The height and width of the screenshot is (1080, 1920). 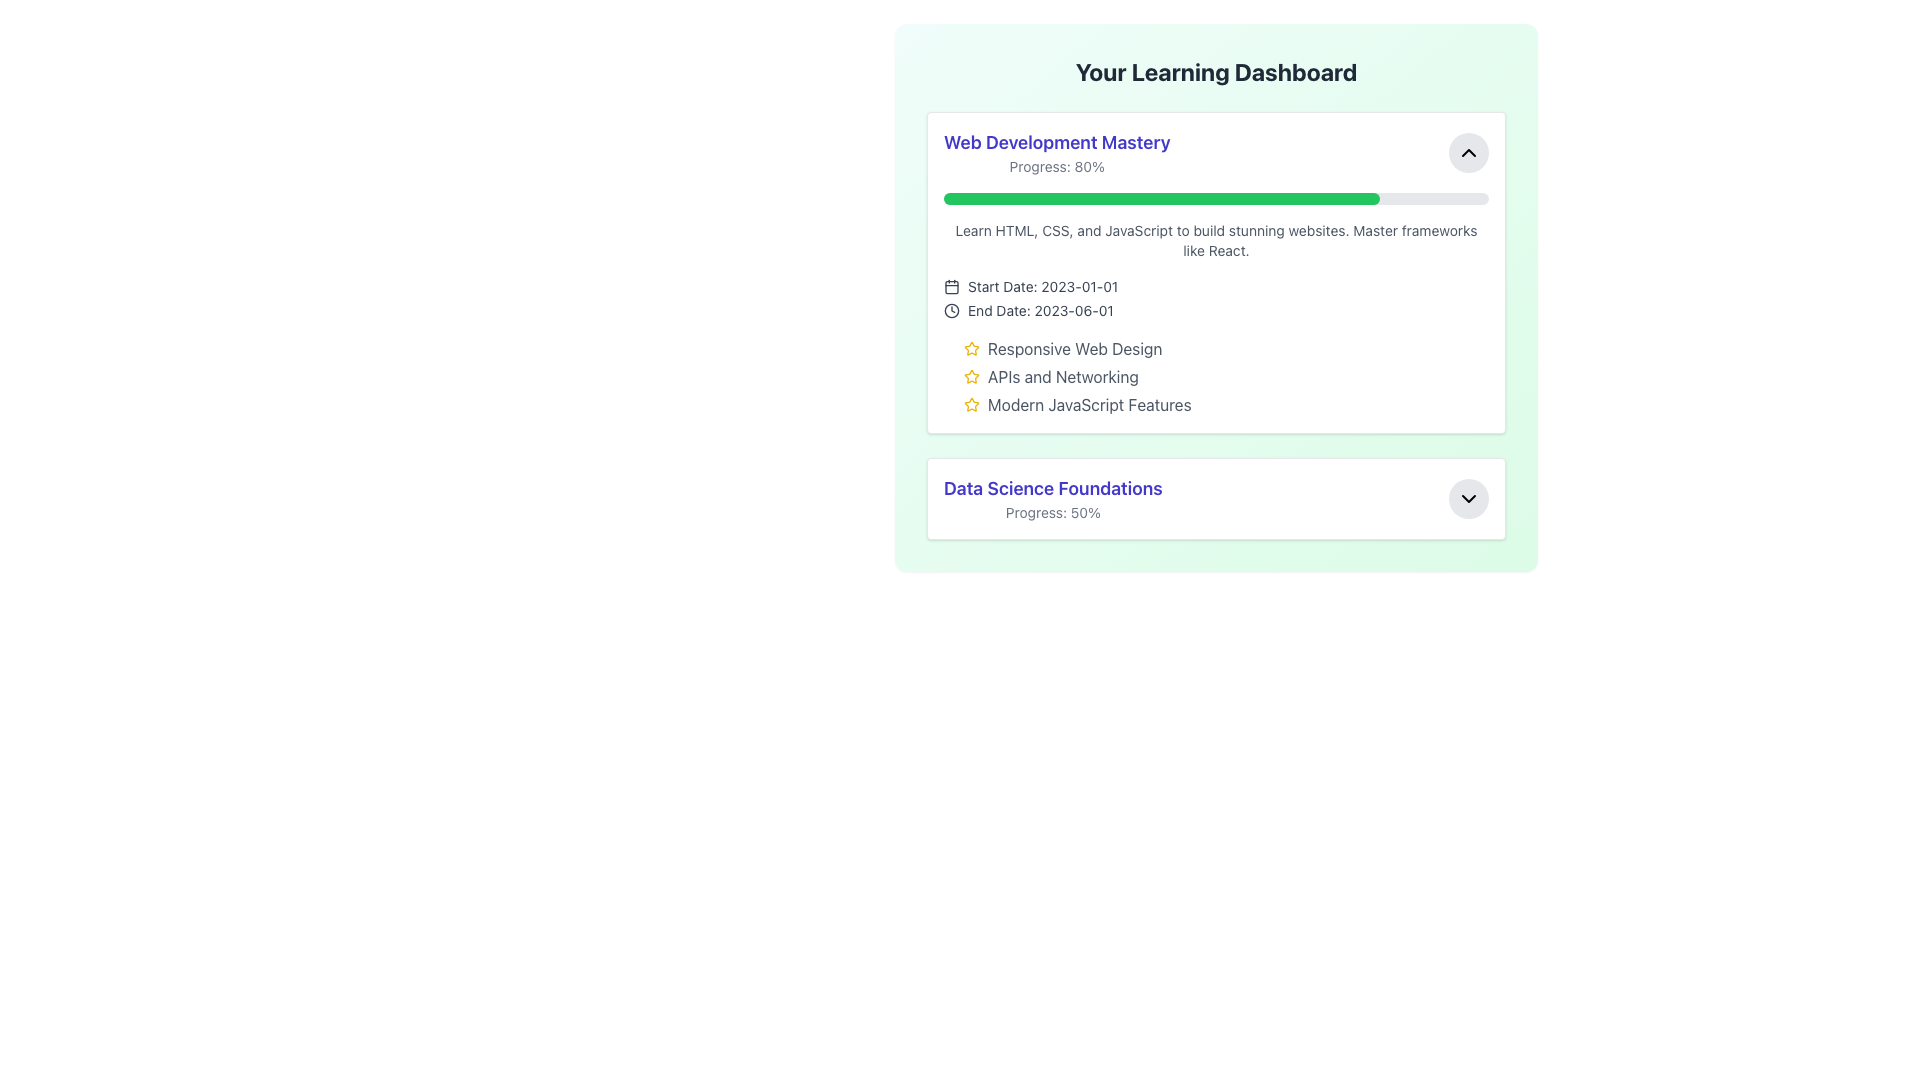 I want to click on the decorative icon associated with the course feature 'Modern JavaScript Features' within the card titled 'Web Development Mastery', so click(x=971, y=404).